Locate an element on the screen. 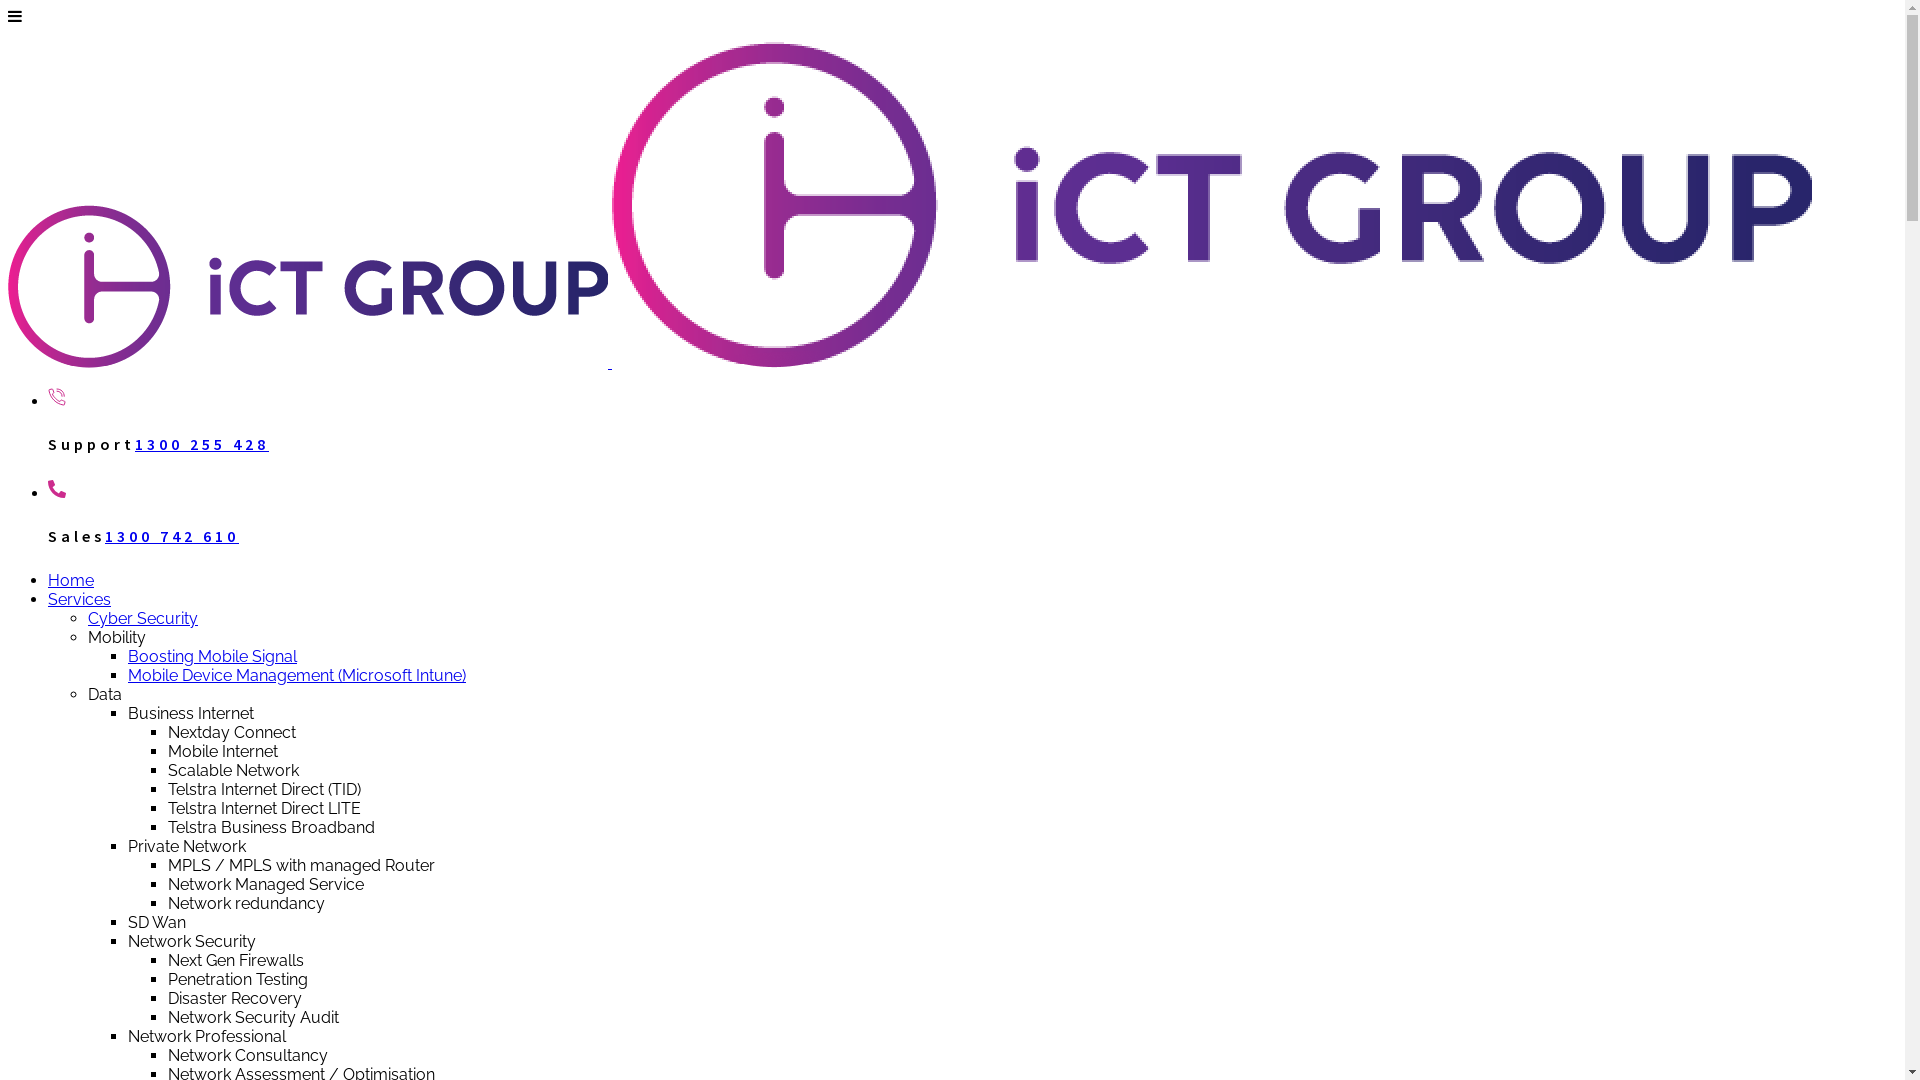 The height and width of the screenshot is (1080, 1920). 'Telstra Internet Direct (TID)' is located at coordinates (168, 788).